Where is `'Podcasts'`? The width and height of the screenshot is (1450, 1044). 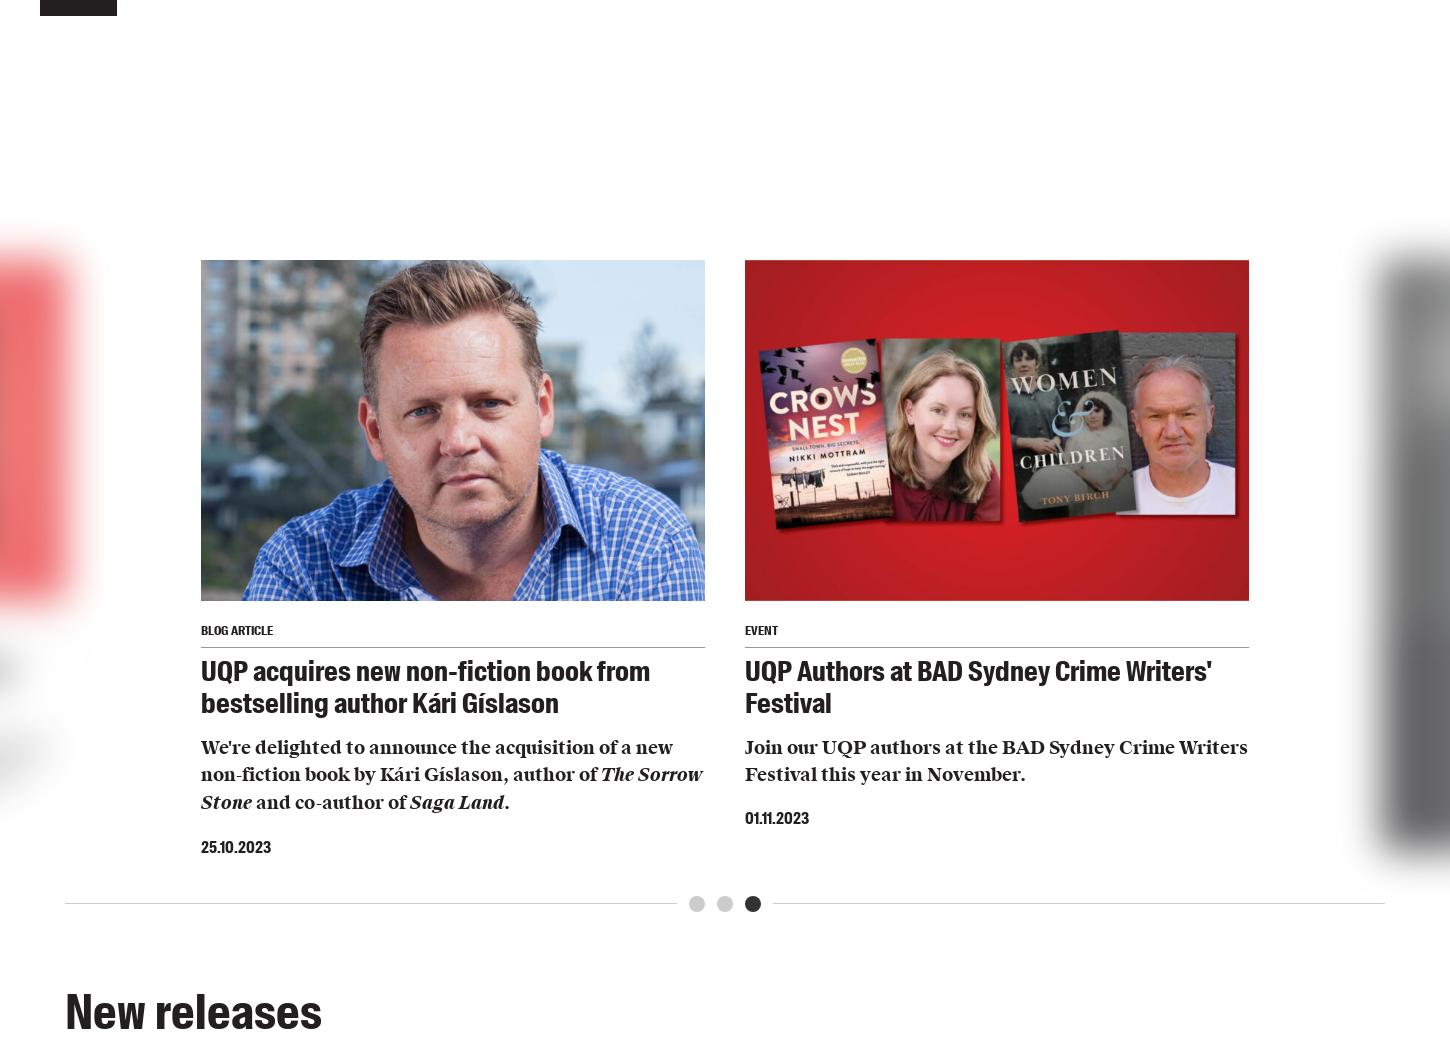 'Podcasts' is located at coordinates (373, 322).